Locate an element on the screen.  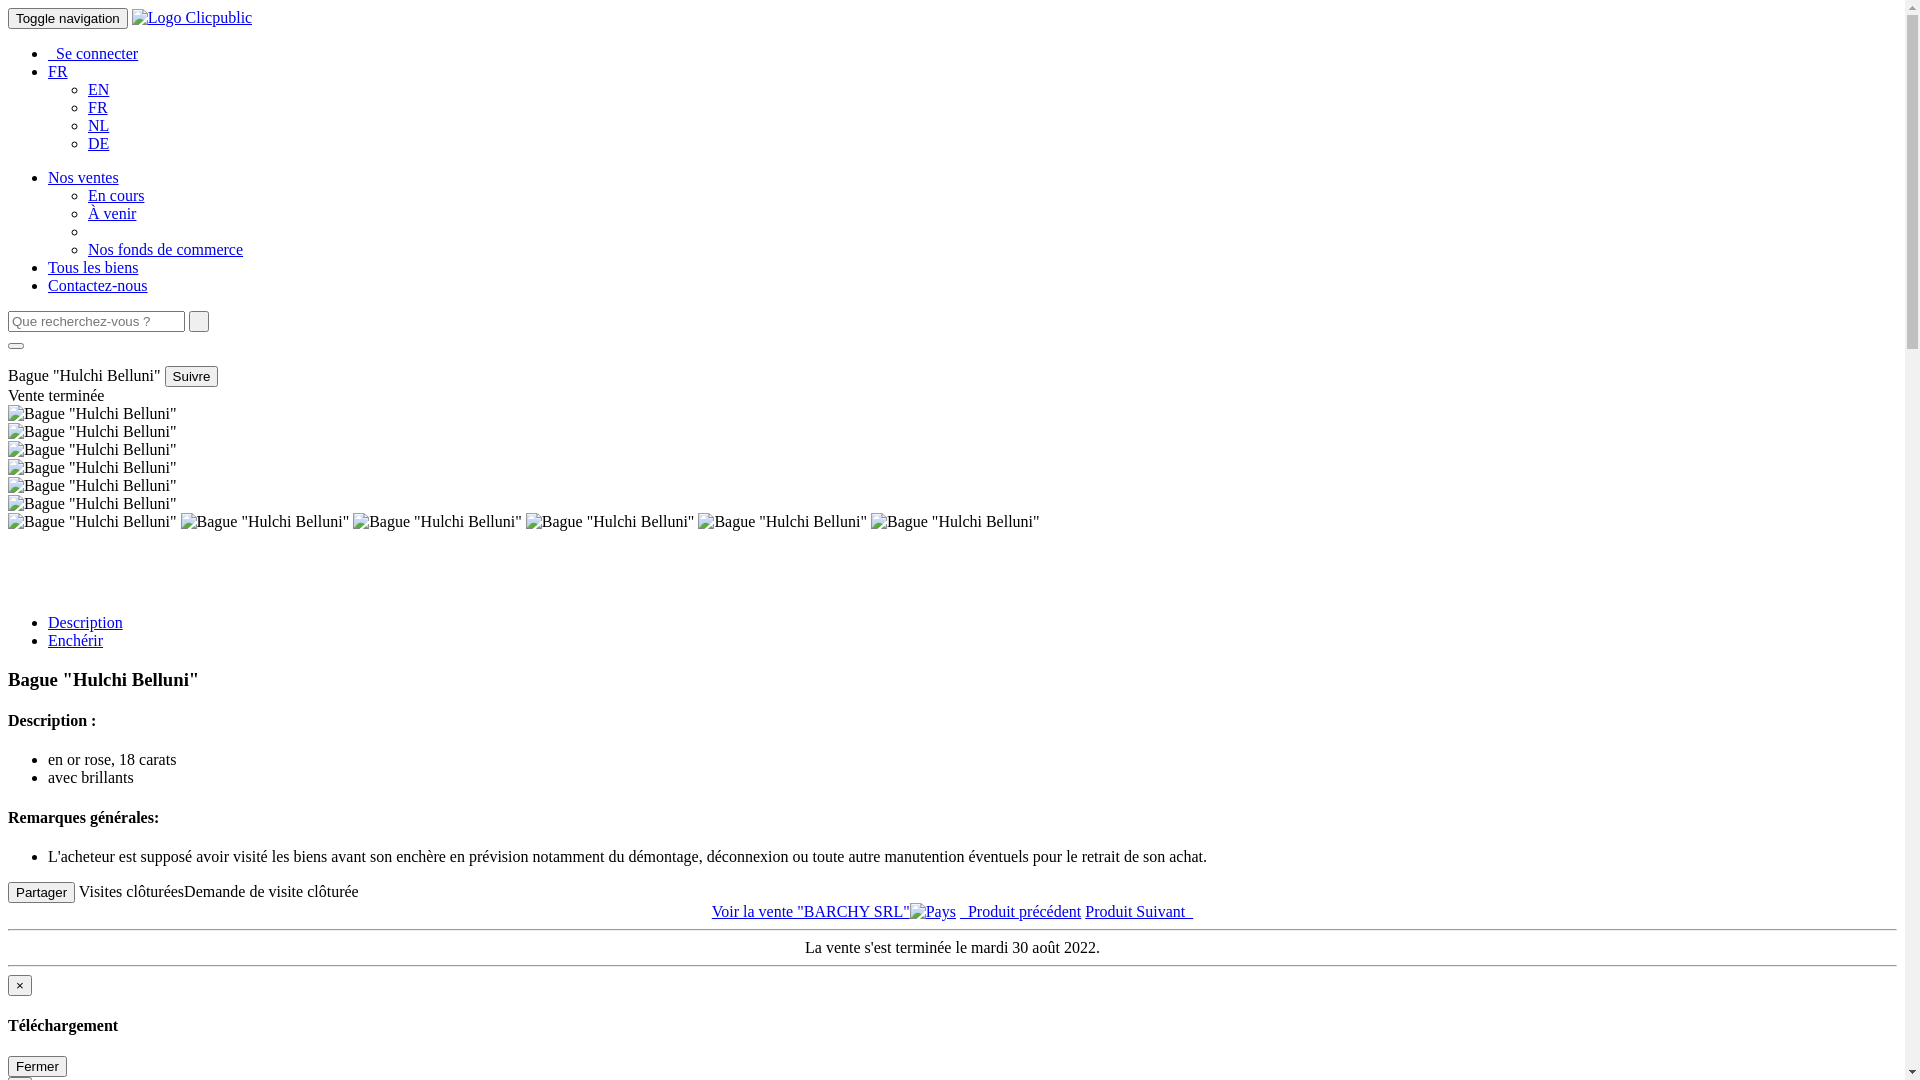
'Bague "Hulchi Belluni"' is located at coordinates (8, 450).